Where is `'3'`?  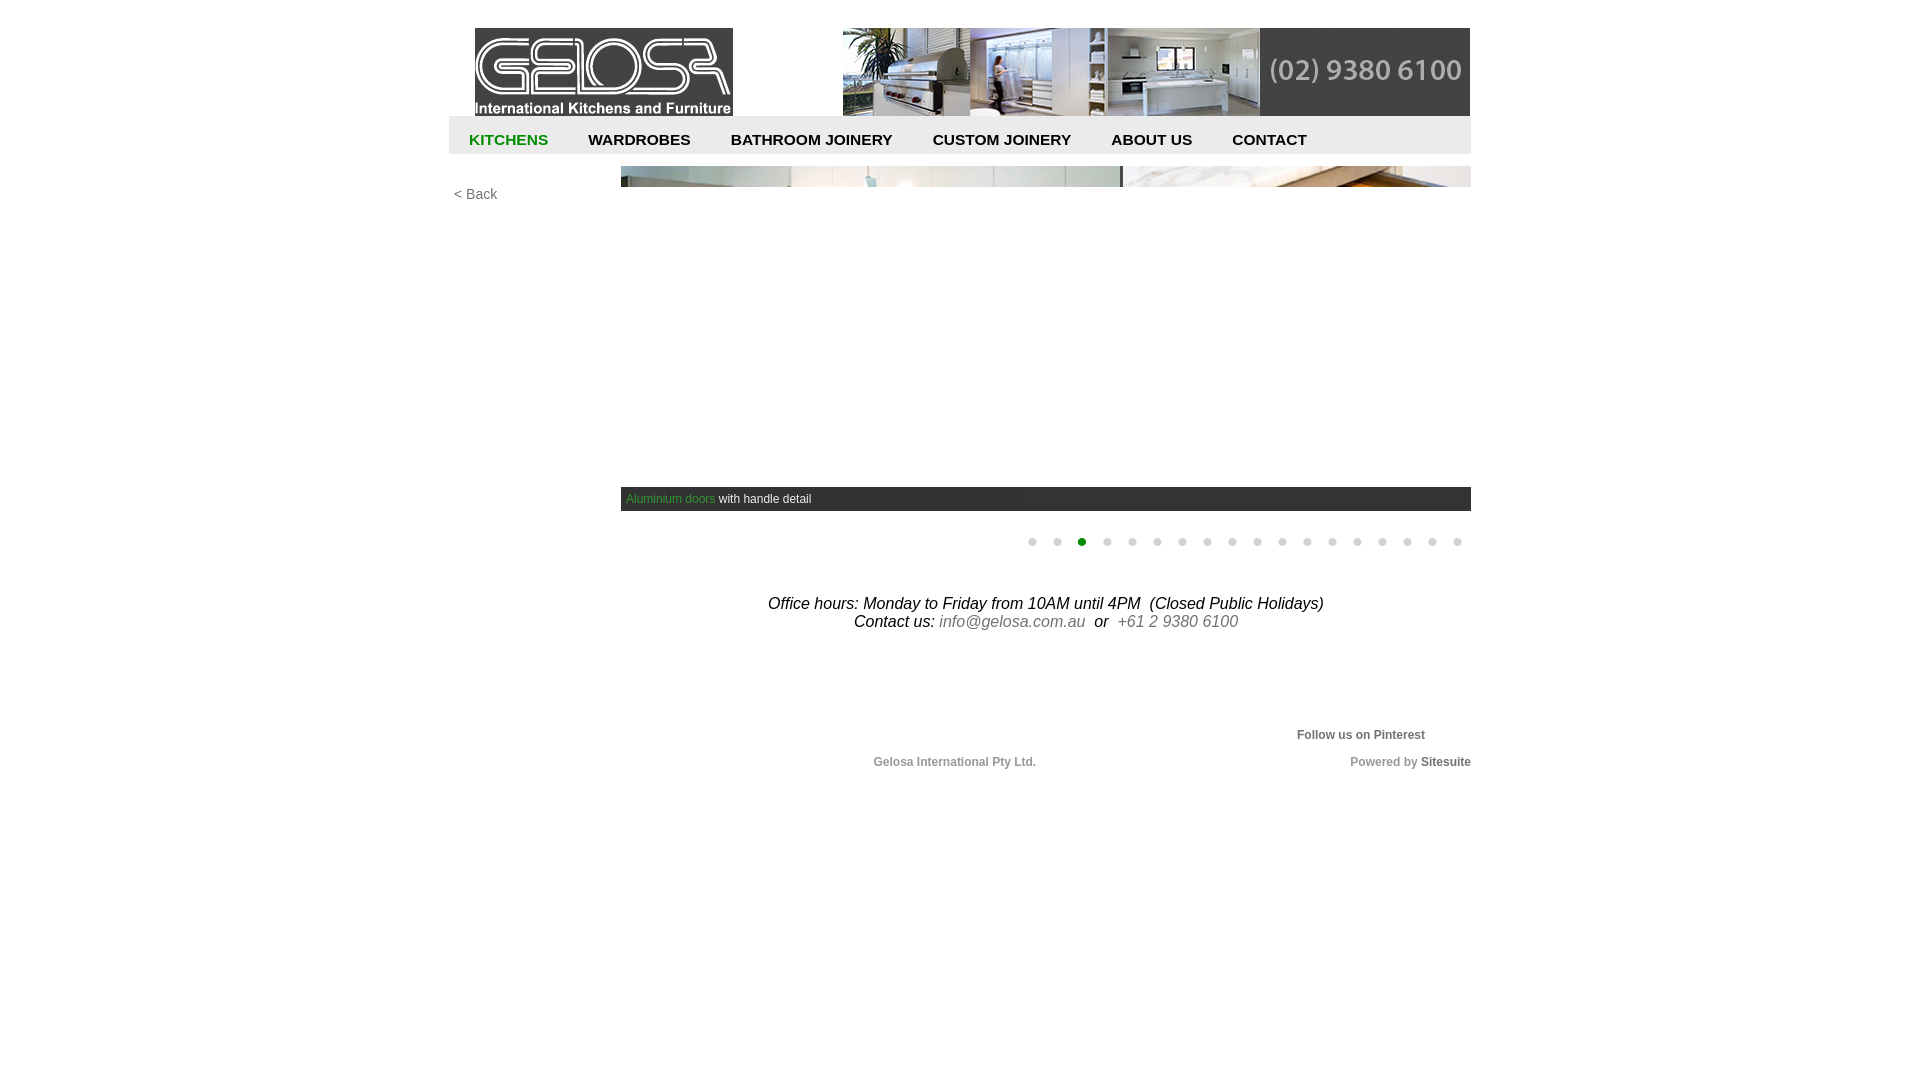
'3' is located at coordinates (1080, 542).